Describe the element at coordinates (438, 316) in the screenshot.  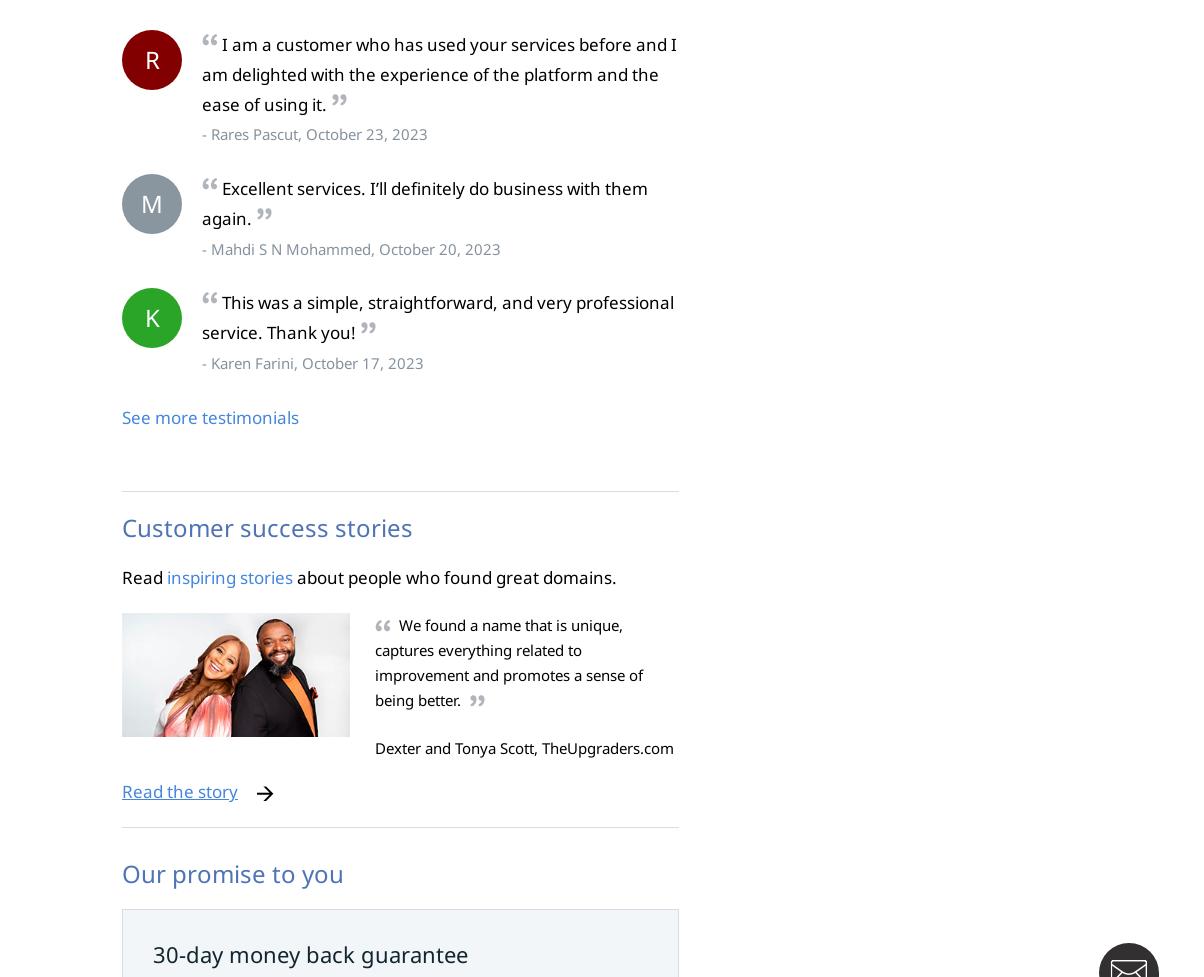
I see `'This was a simple, straightforward, and very professional service. Thank you!'` at that location.